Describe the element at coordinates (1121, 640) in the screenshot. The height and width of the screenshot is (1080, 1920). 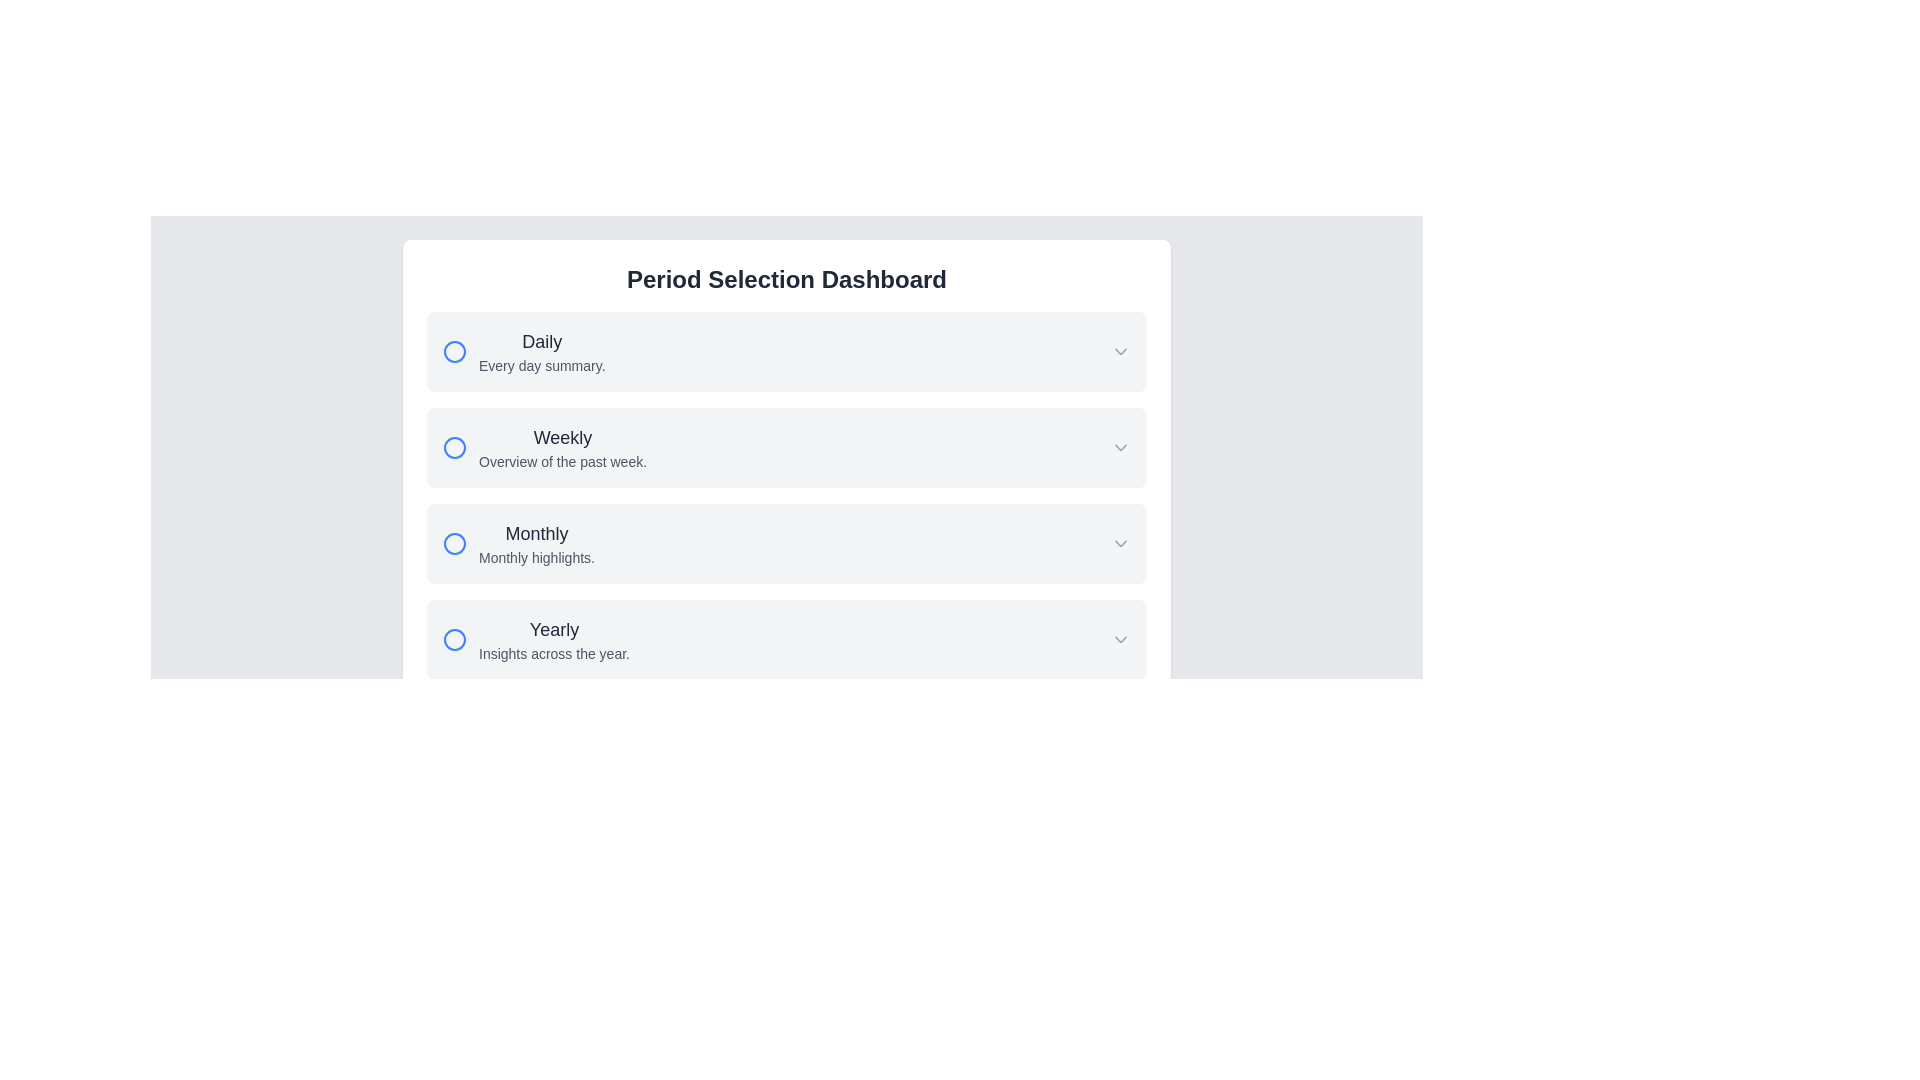
I see `the Chevron Icon located at the right-hand side of the 'Yearly' section` at that location.